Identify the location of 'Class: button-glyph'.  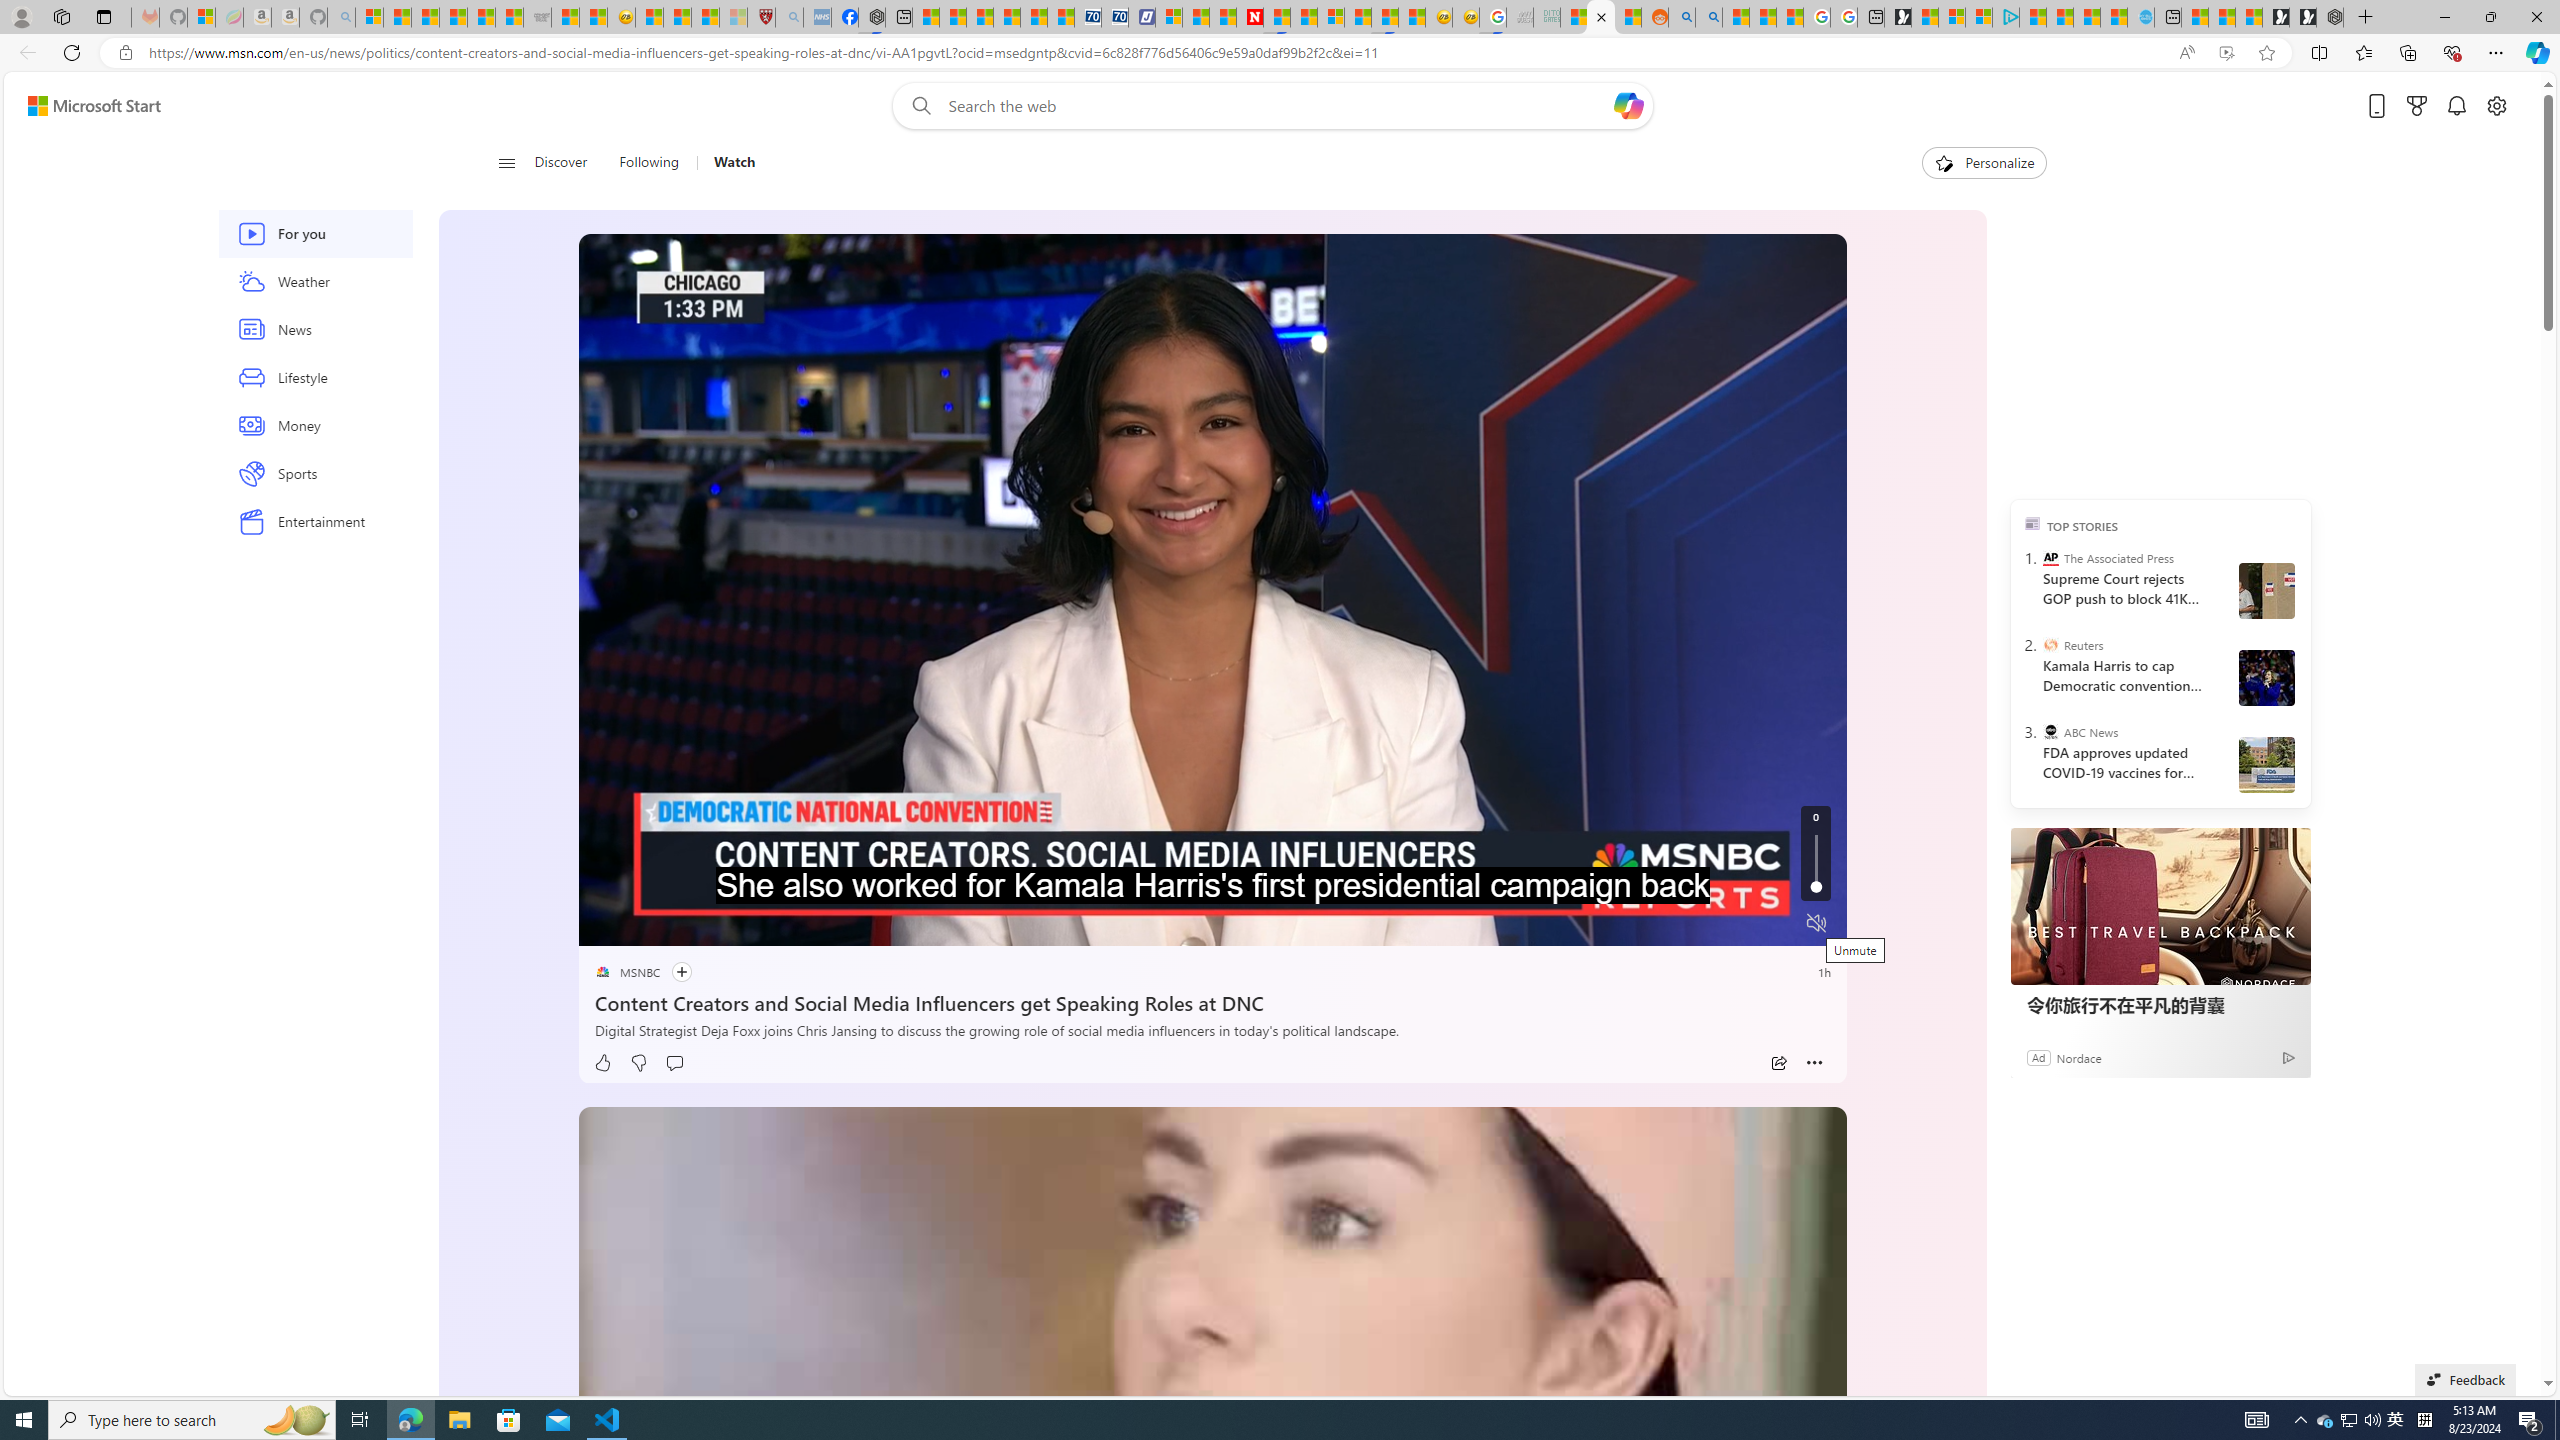
(505, 162).